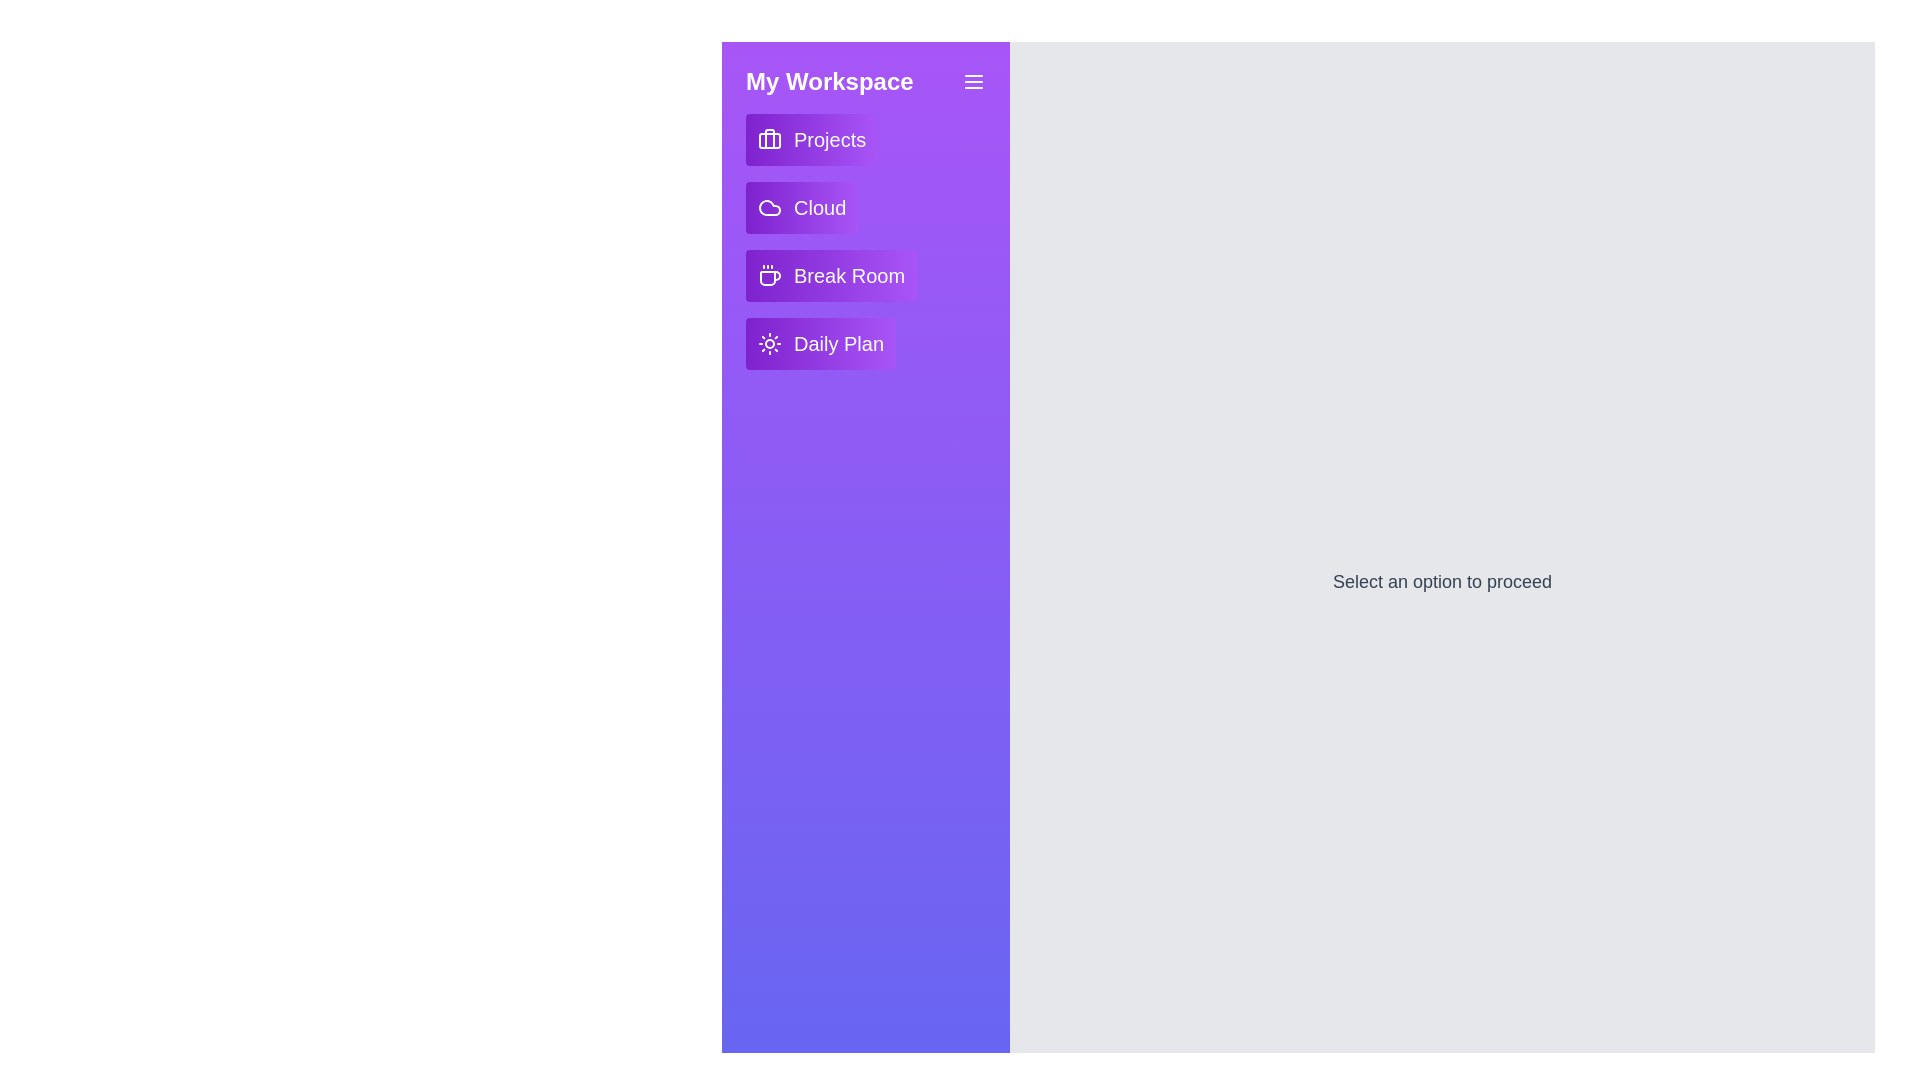 The image size is (1920, 1080). I want to click on the interactive element Projects, so click(812, 138).